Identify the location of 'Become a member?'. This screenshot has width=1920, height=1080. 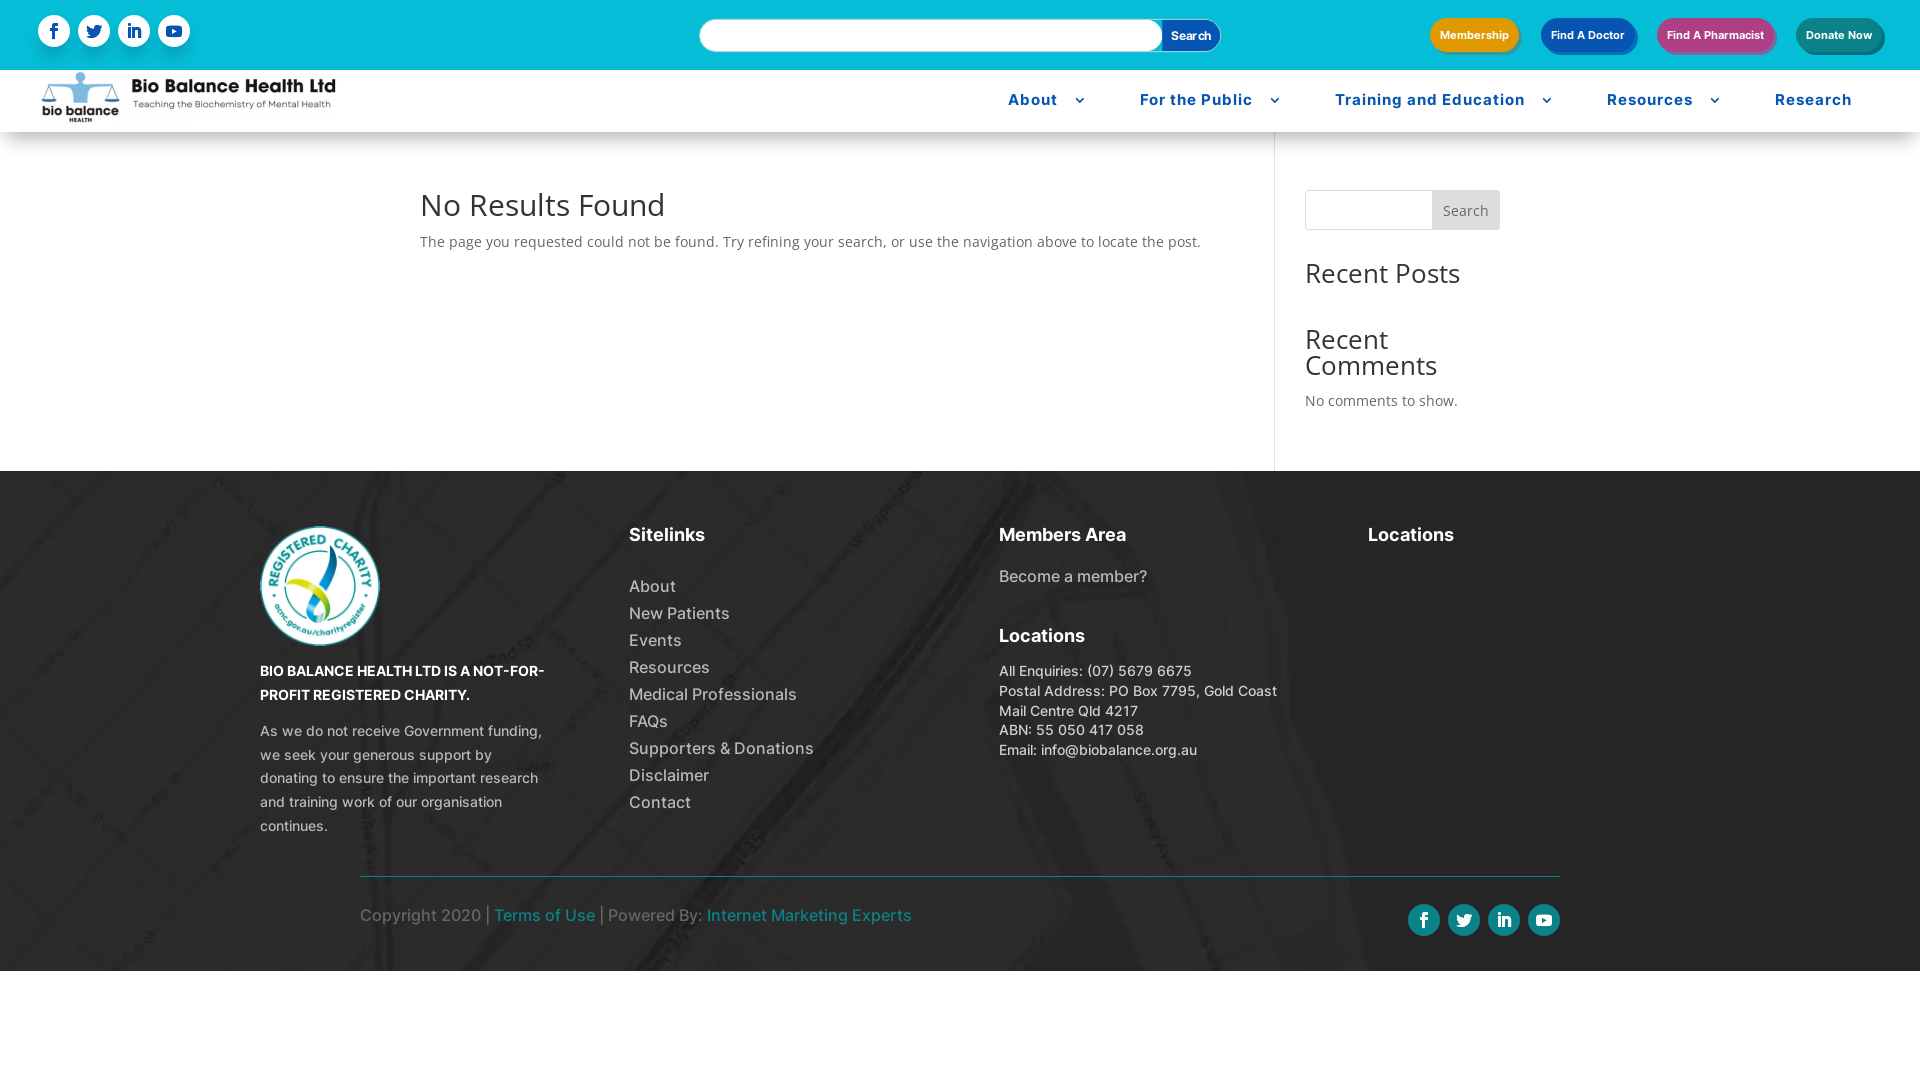
(998, 575).